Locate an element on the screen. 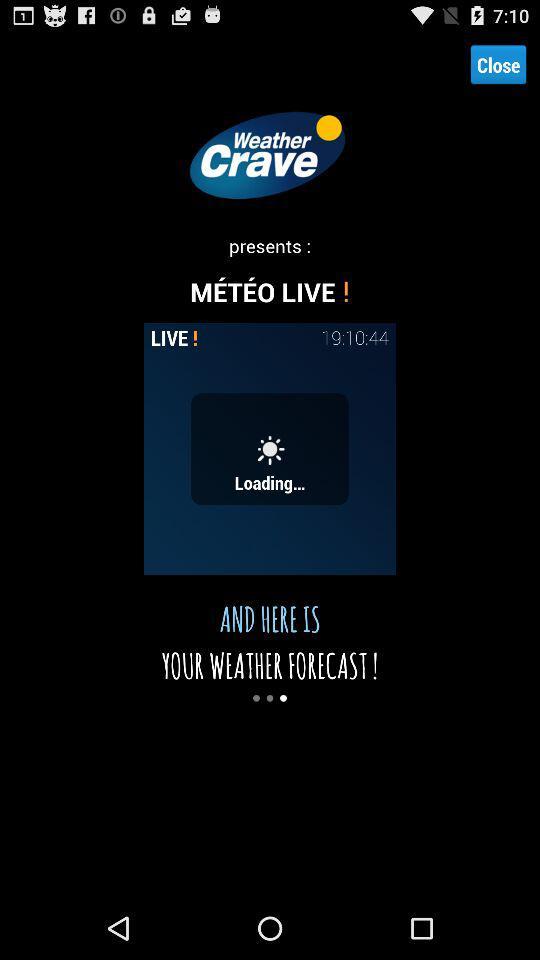  the close at the top right corner is located at coordinates (497, 64).